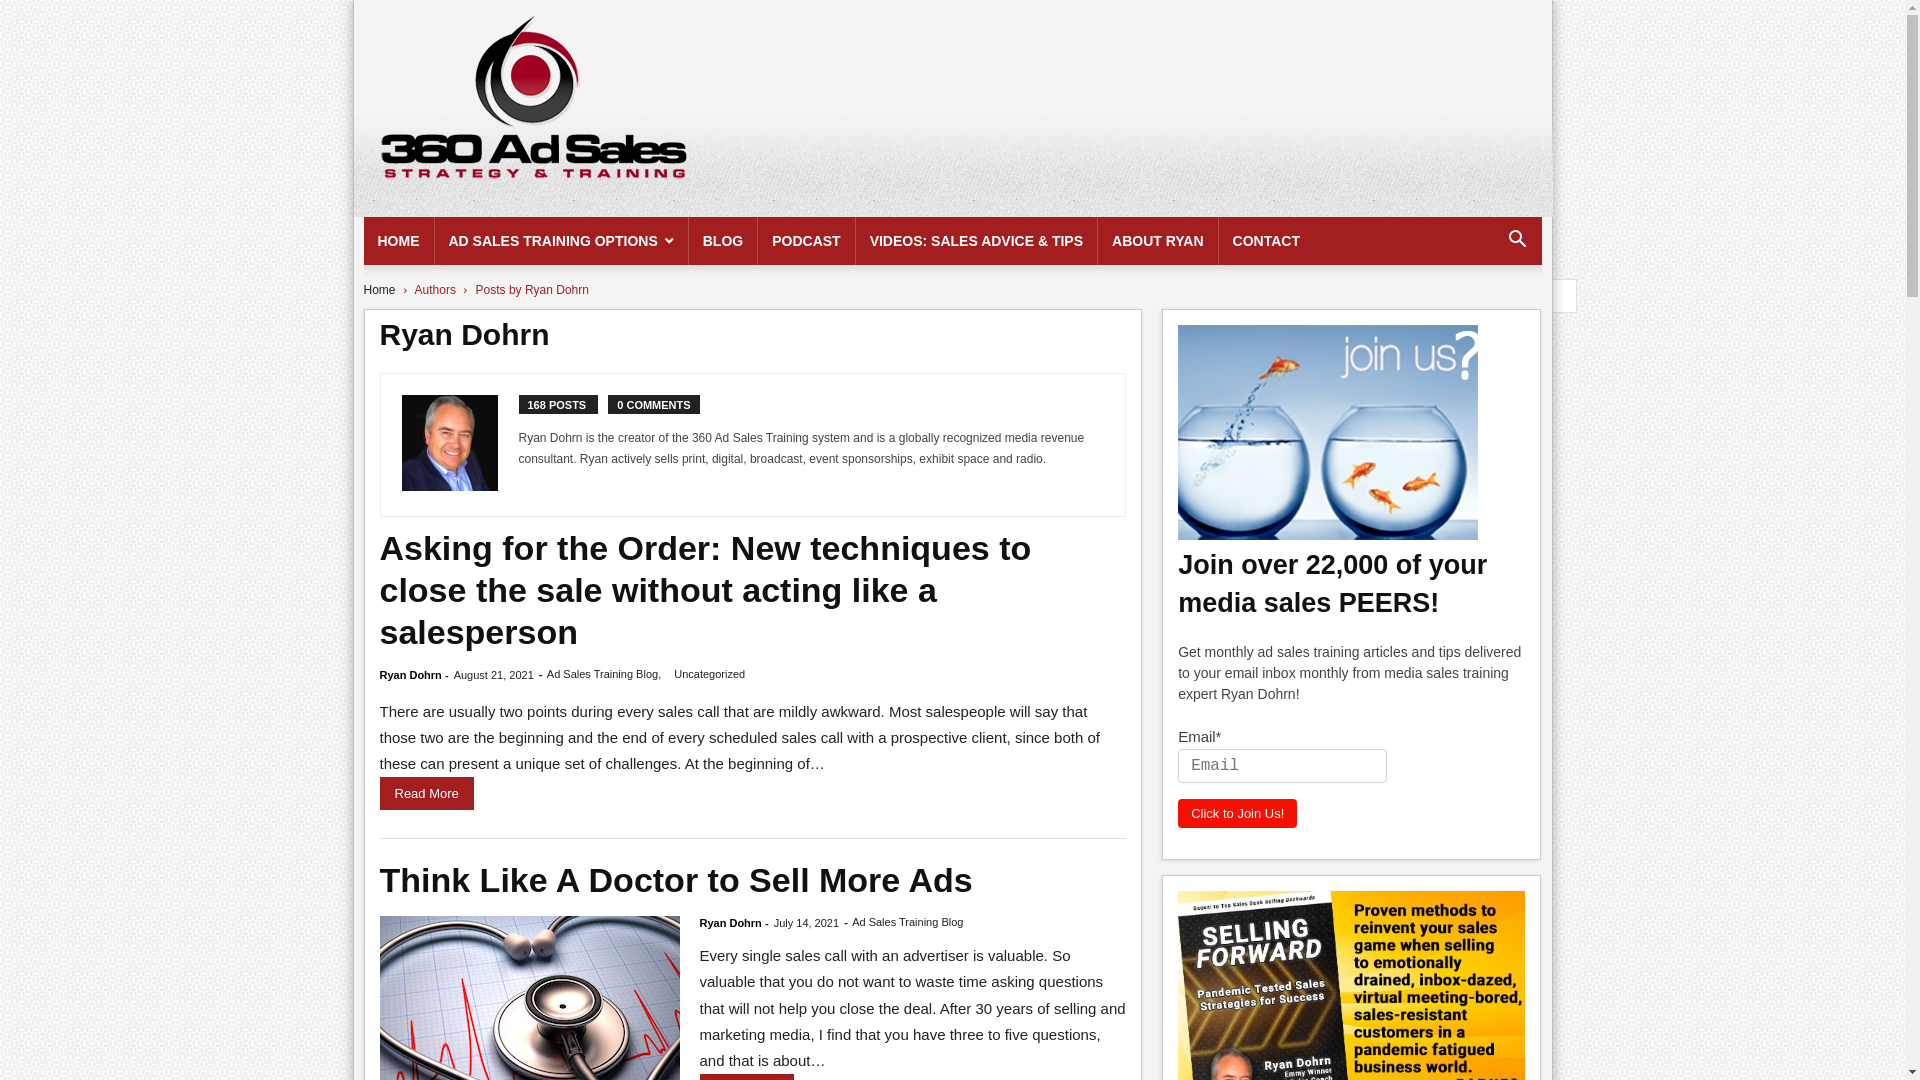 The image size is (1920, 1080). What do you see at coordinates (379, 289) in the screenshot?
I see `'Home'` at bounding box center [379, 289].